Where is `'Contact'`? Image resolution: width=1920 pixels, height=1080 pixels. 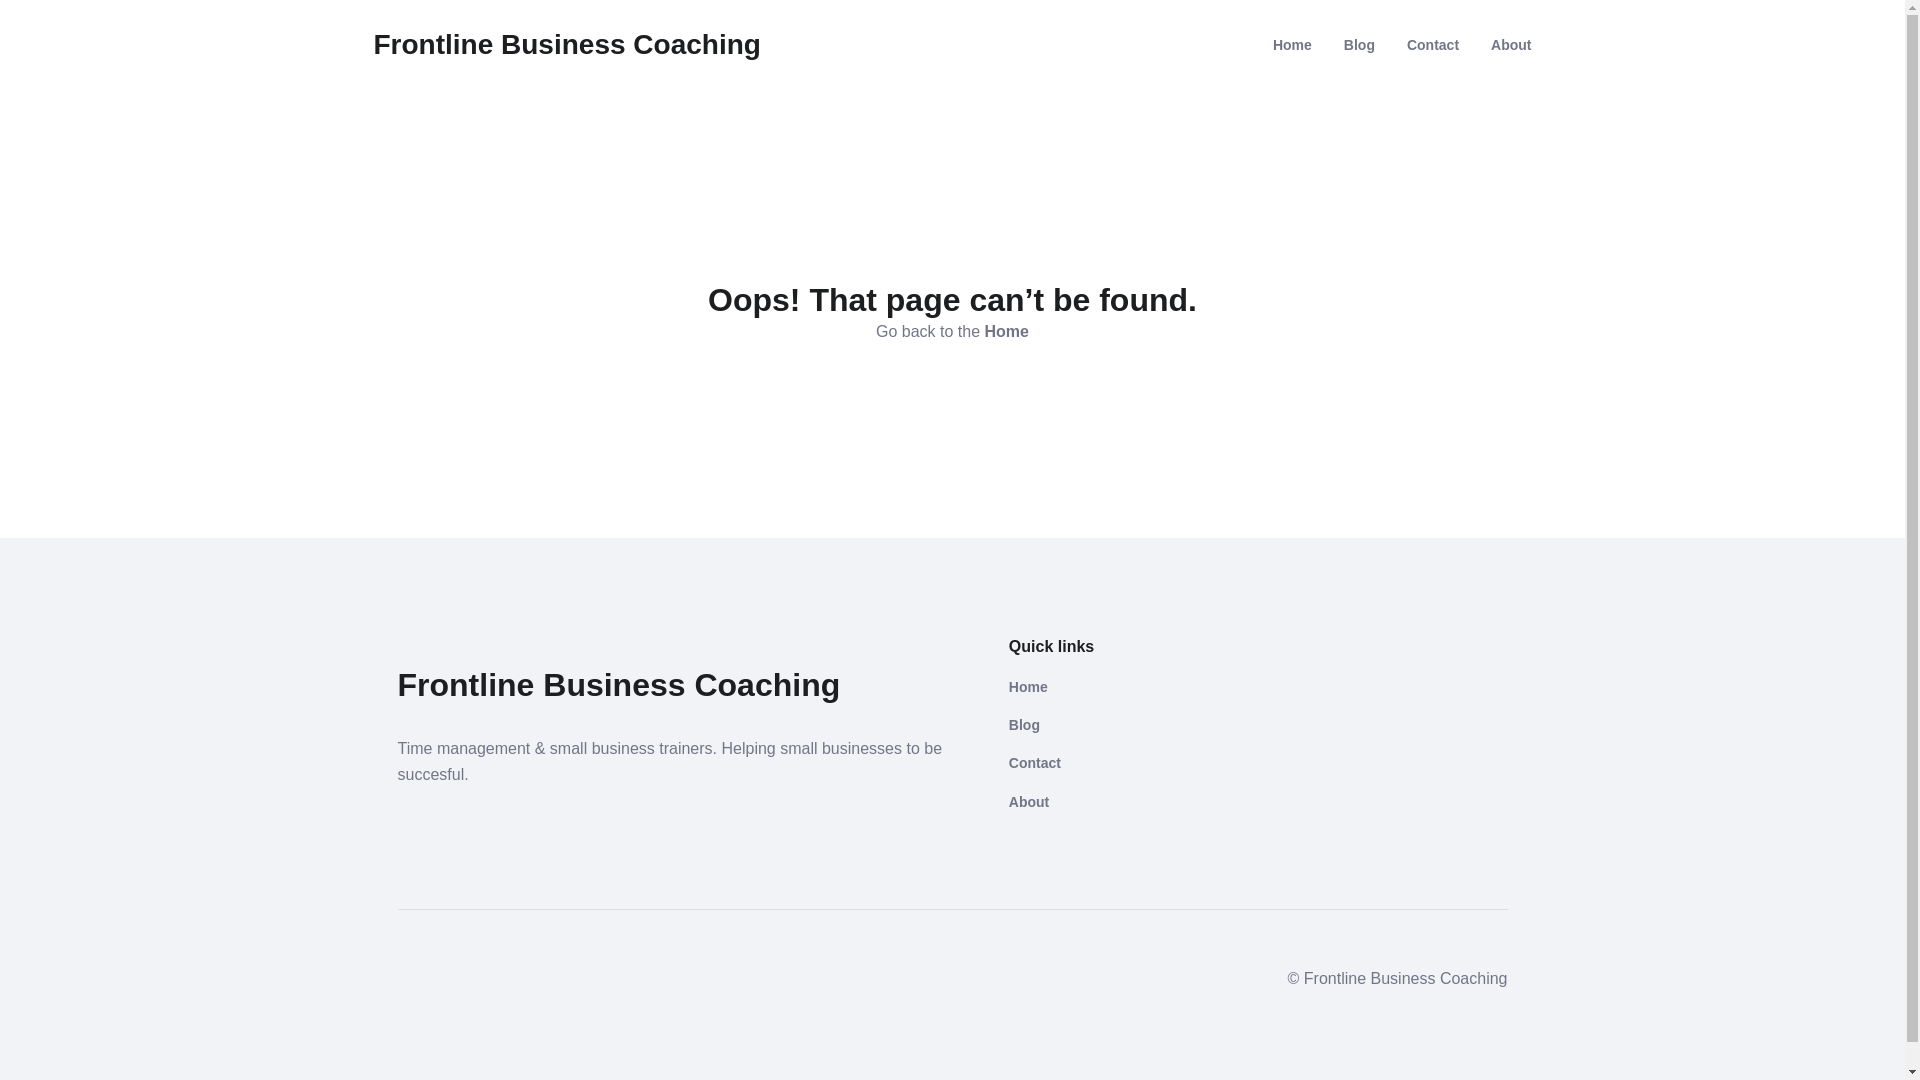 'Contact' is located at coordinates (1121, 763).